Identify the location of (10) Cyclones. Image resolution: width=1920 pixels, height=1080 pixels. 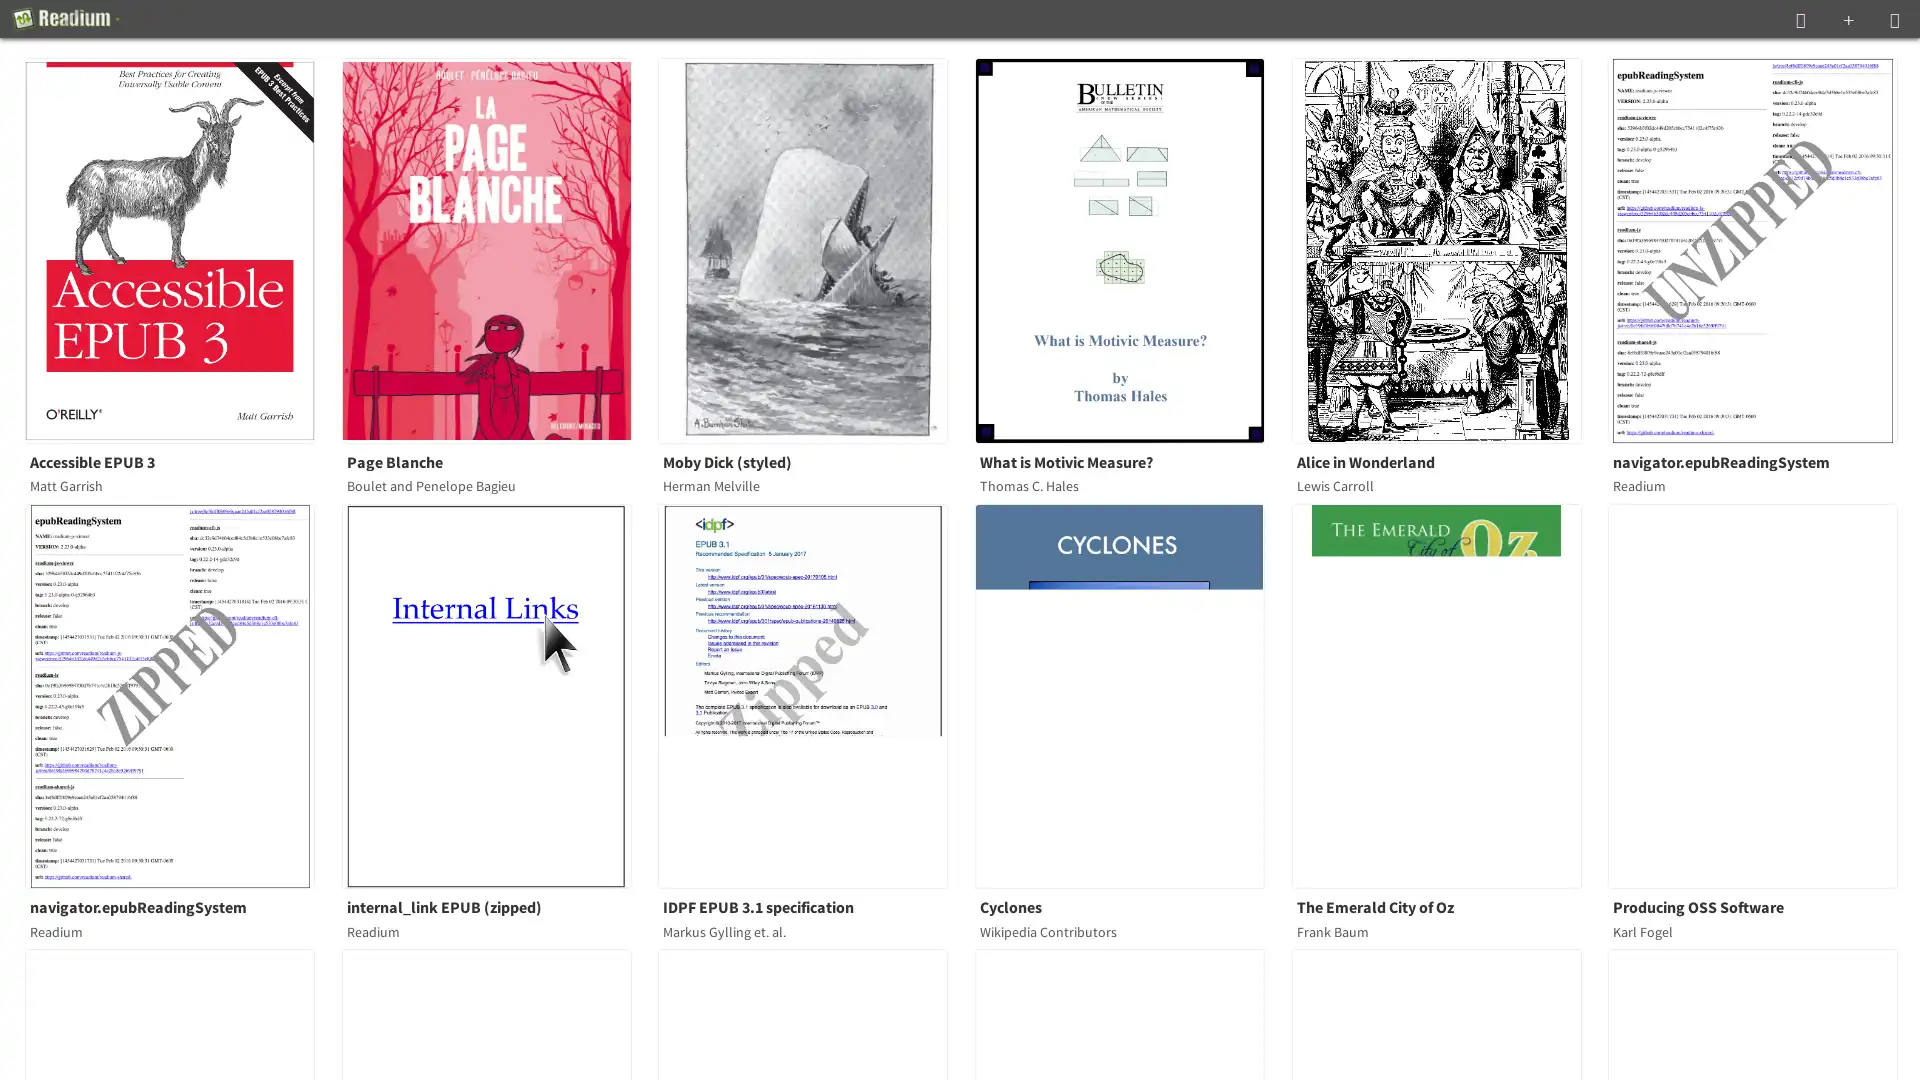
(1132, 694).